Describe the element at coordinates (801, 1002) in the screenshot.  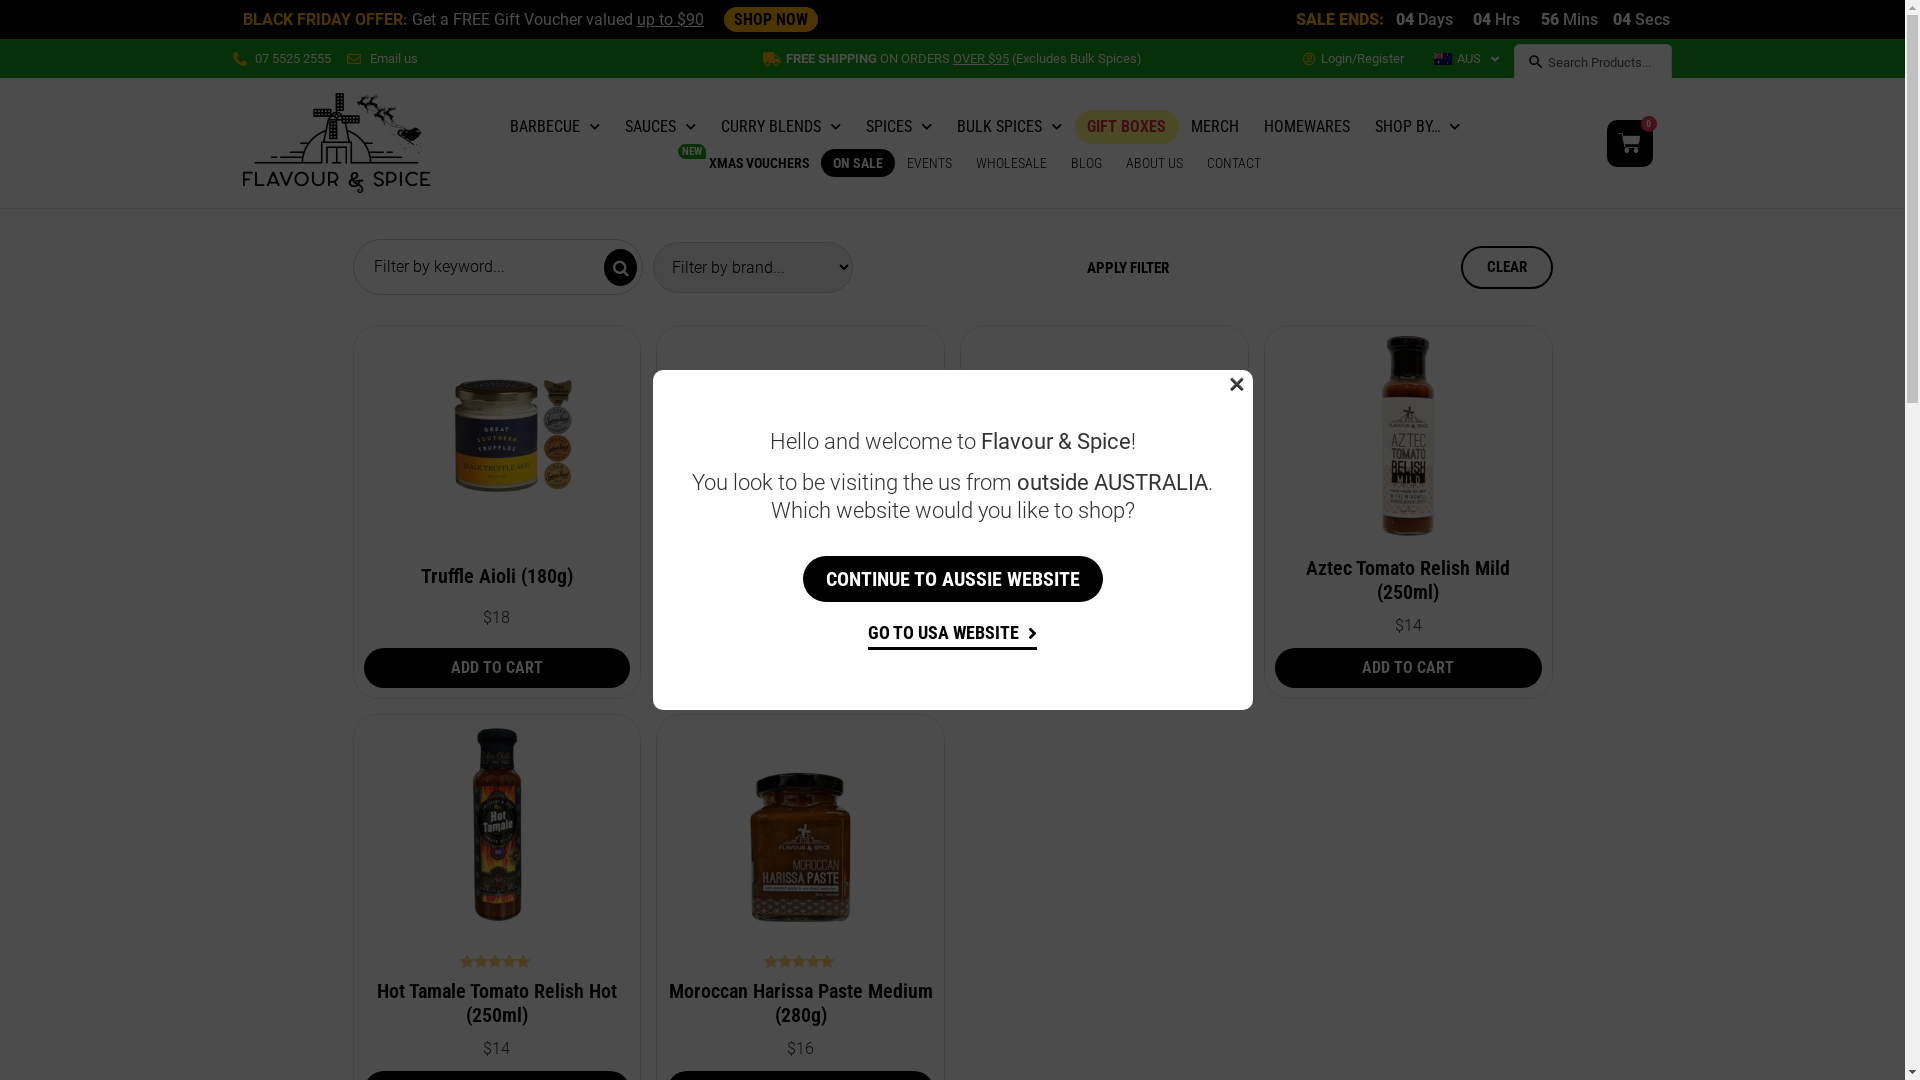
I see `'Moroccan Harissa Paste Medium (280g)'` at that location.